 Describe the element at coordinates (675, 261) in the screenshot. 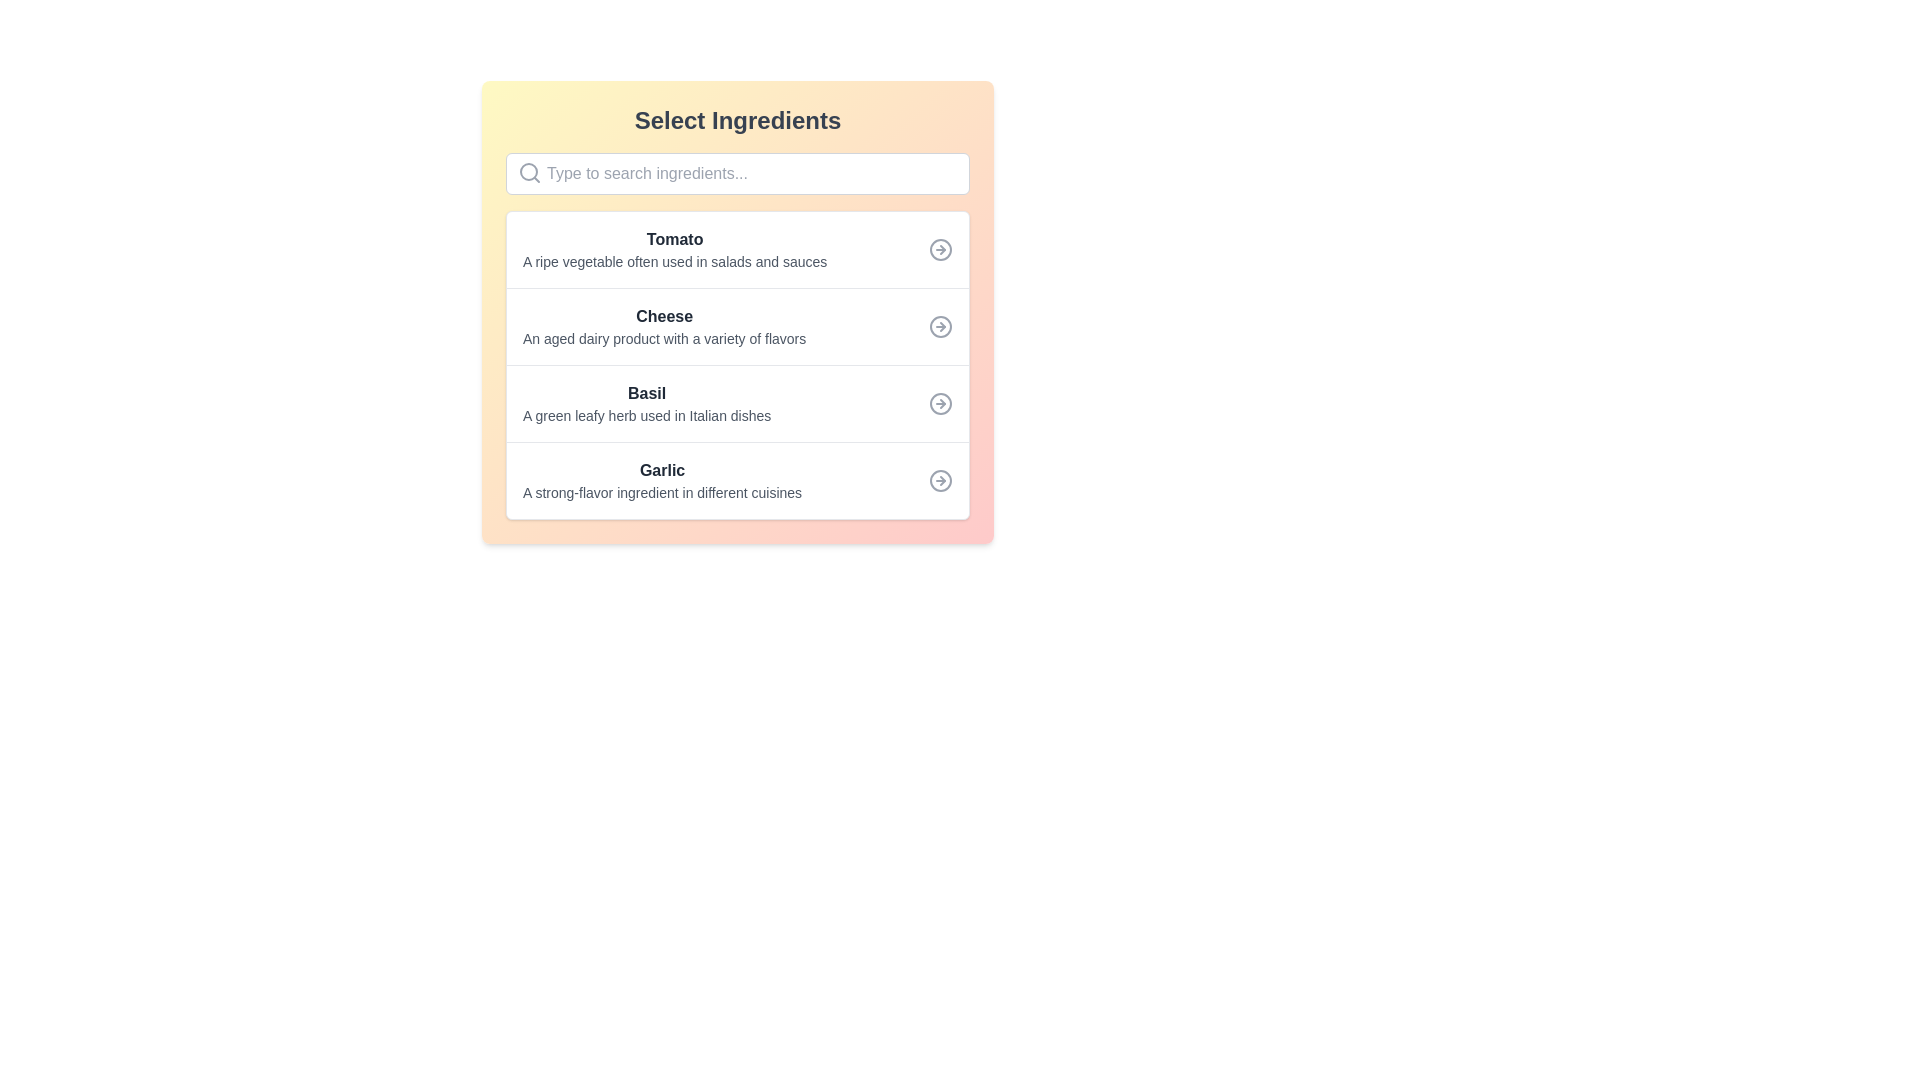

I see `text label that describes 'A ripe vegetable often used in salads and sauces', located below the title 'Tomato'` at that location.